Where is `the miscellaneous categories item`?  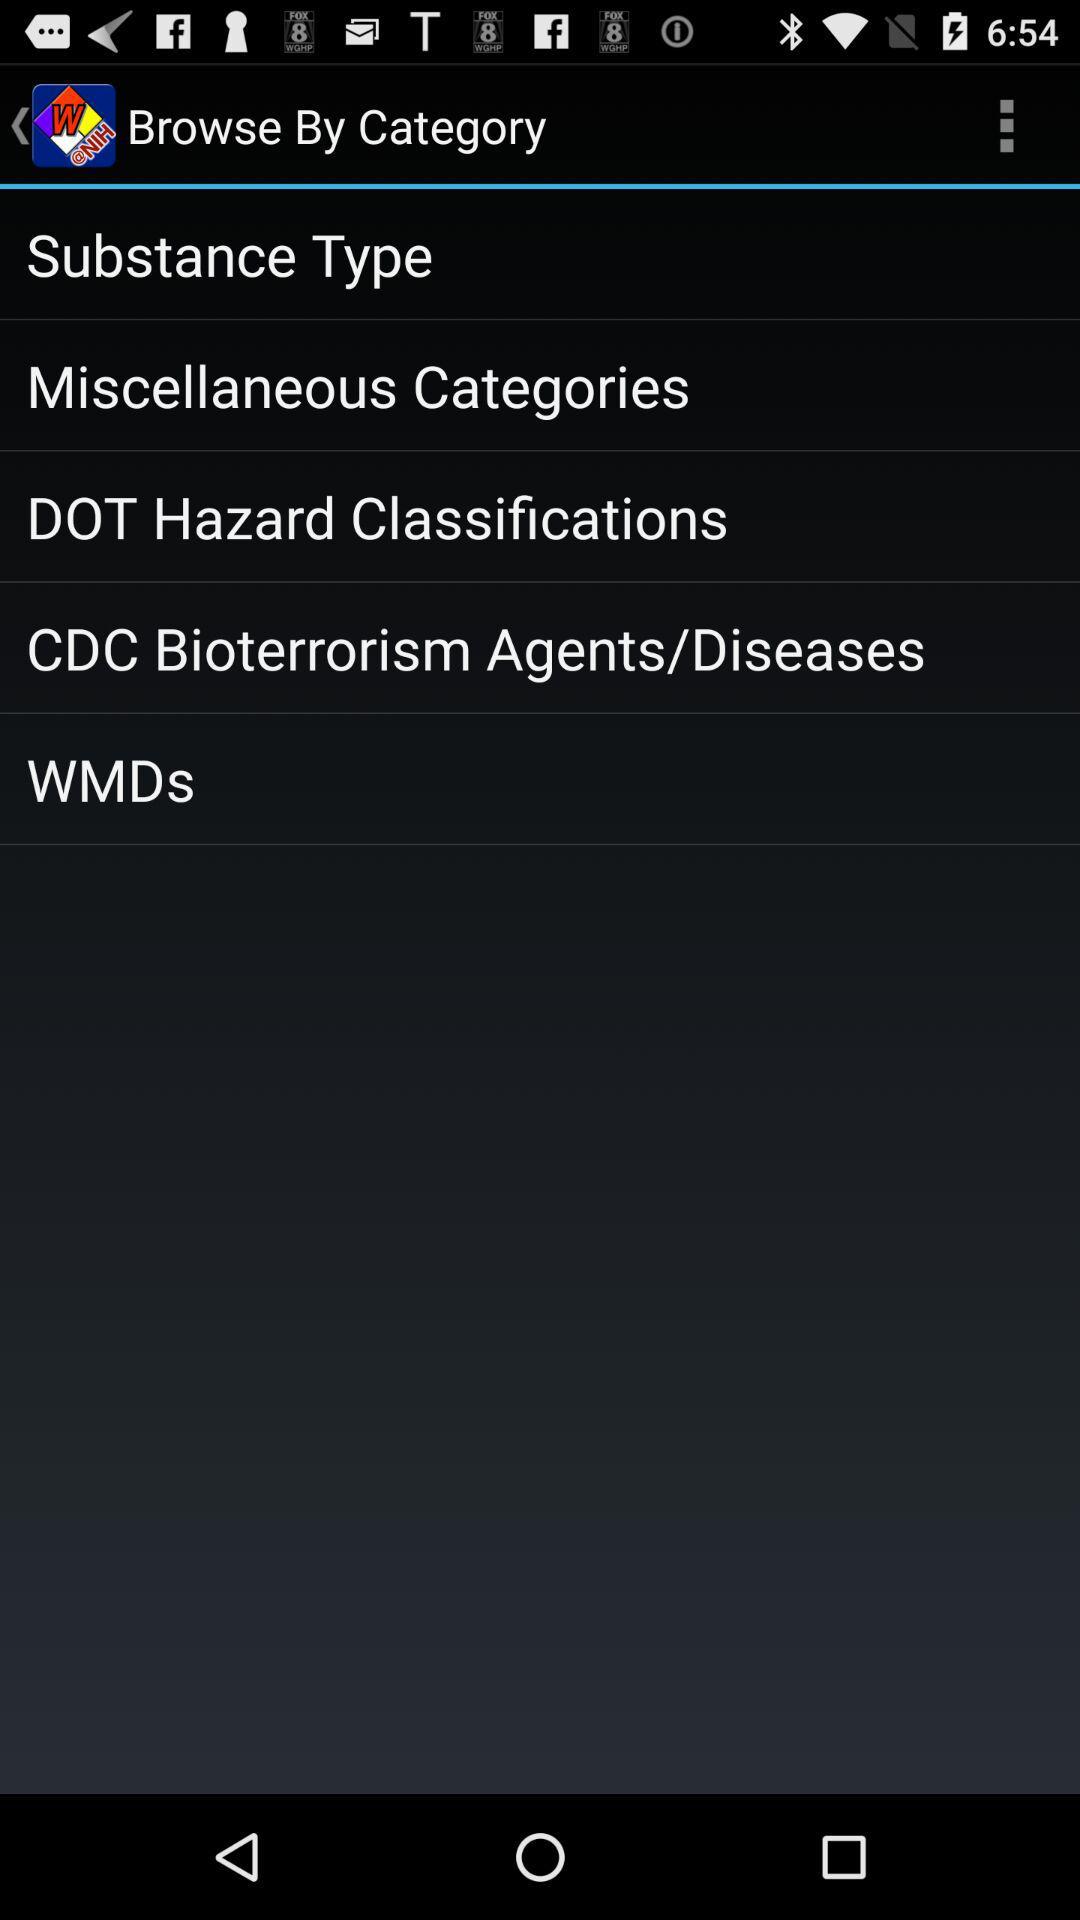
the miscellaneous categories item is located at coordinates (540, 385).